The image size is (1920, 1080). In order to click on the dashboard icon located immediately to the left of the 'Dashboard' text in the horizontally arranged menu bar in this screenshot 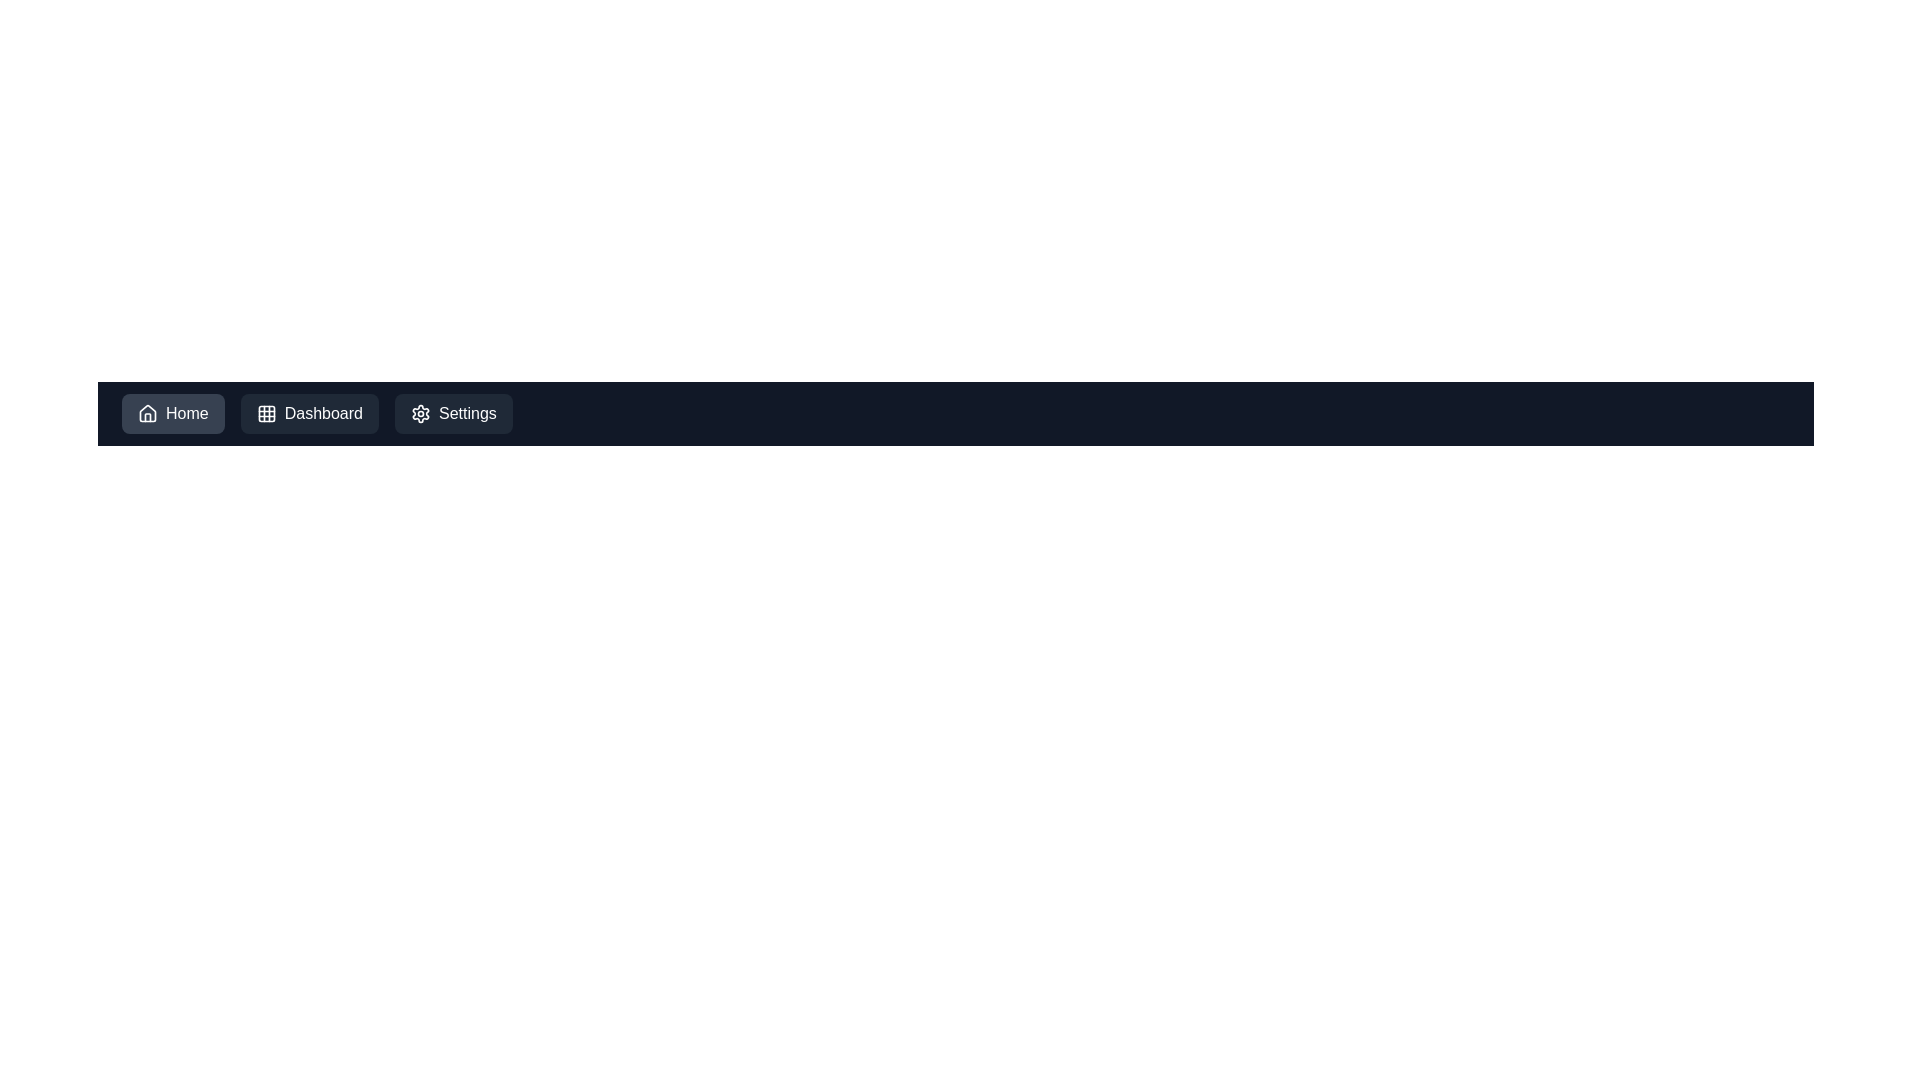, I will do `click(265, 412)`.